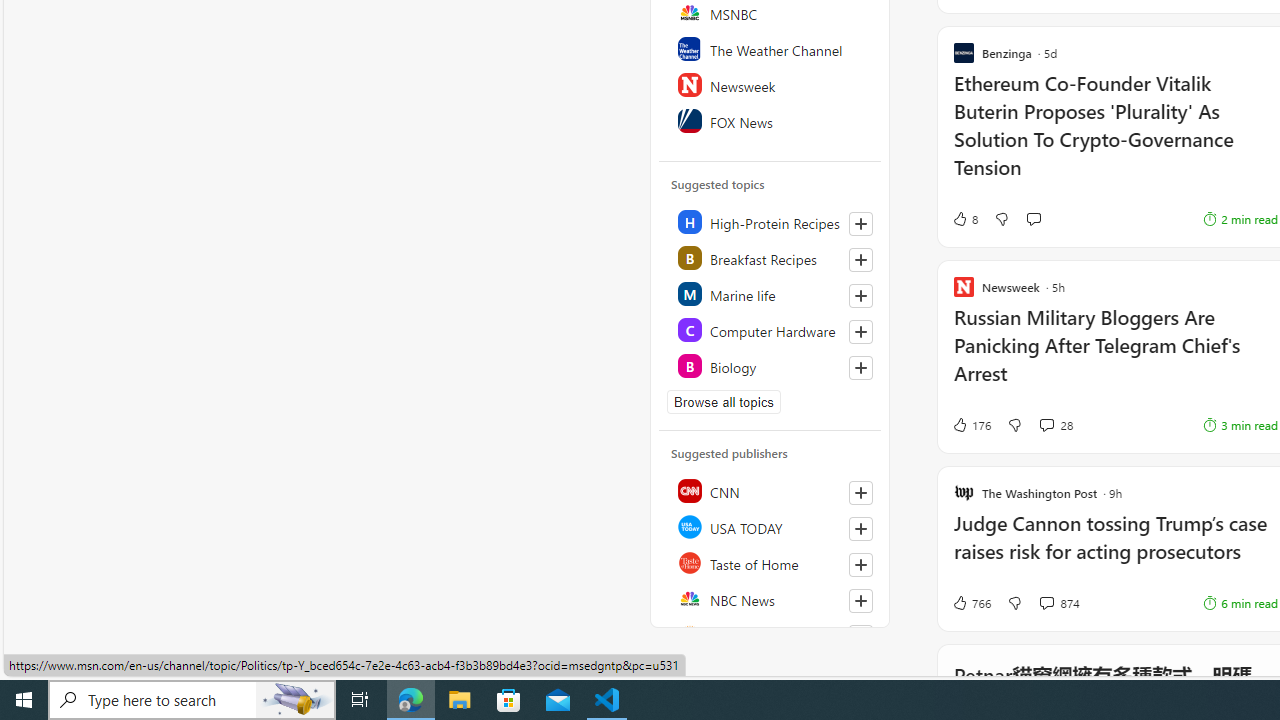 This screenshot has width=1280, height=720. I want to click on 'NBC News', so click(770, 598).